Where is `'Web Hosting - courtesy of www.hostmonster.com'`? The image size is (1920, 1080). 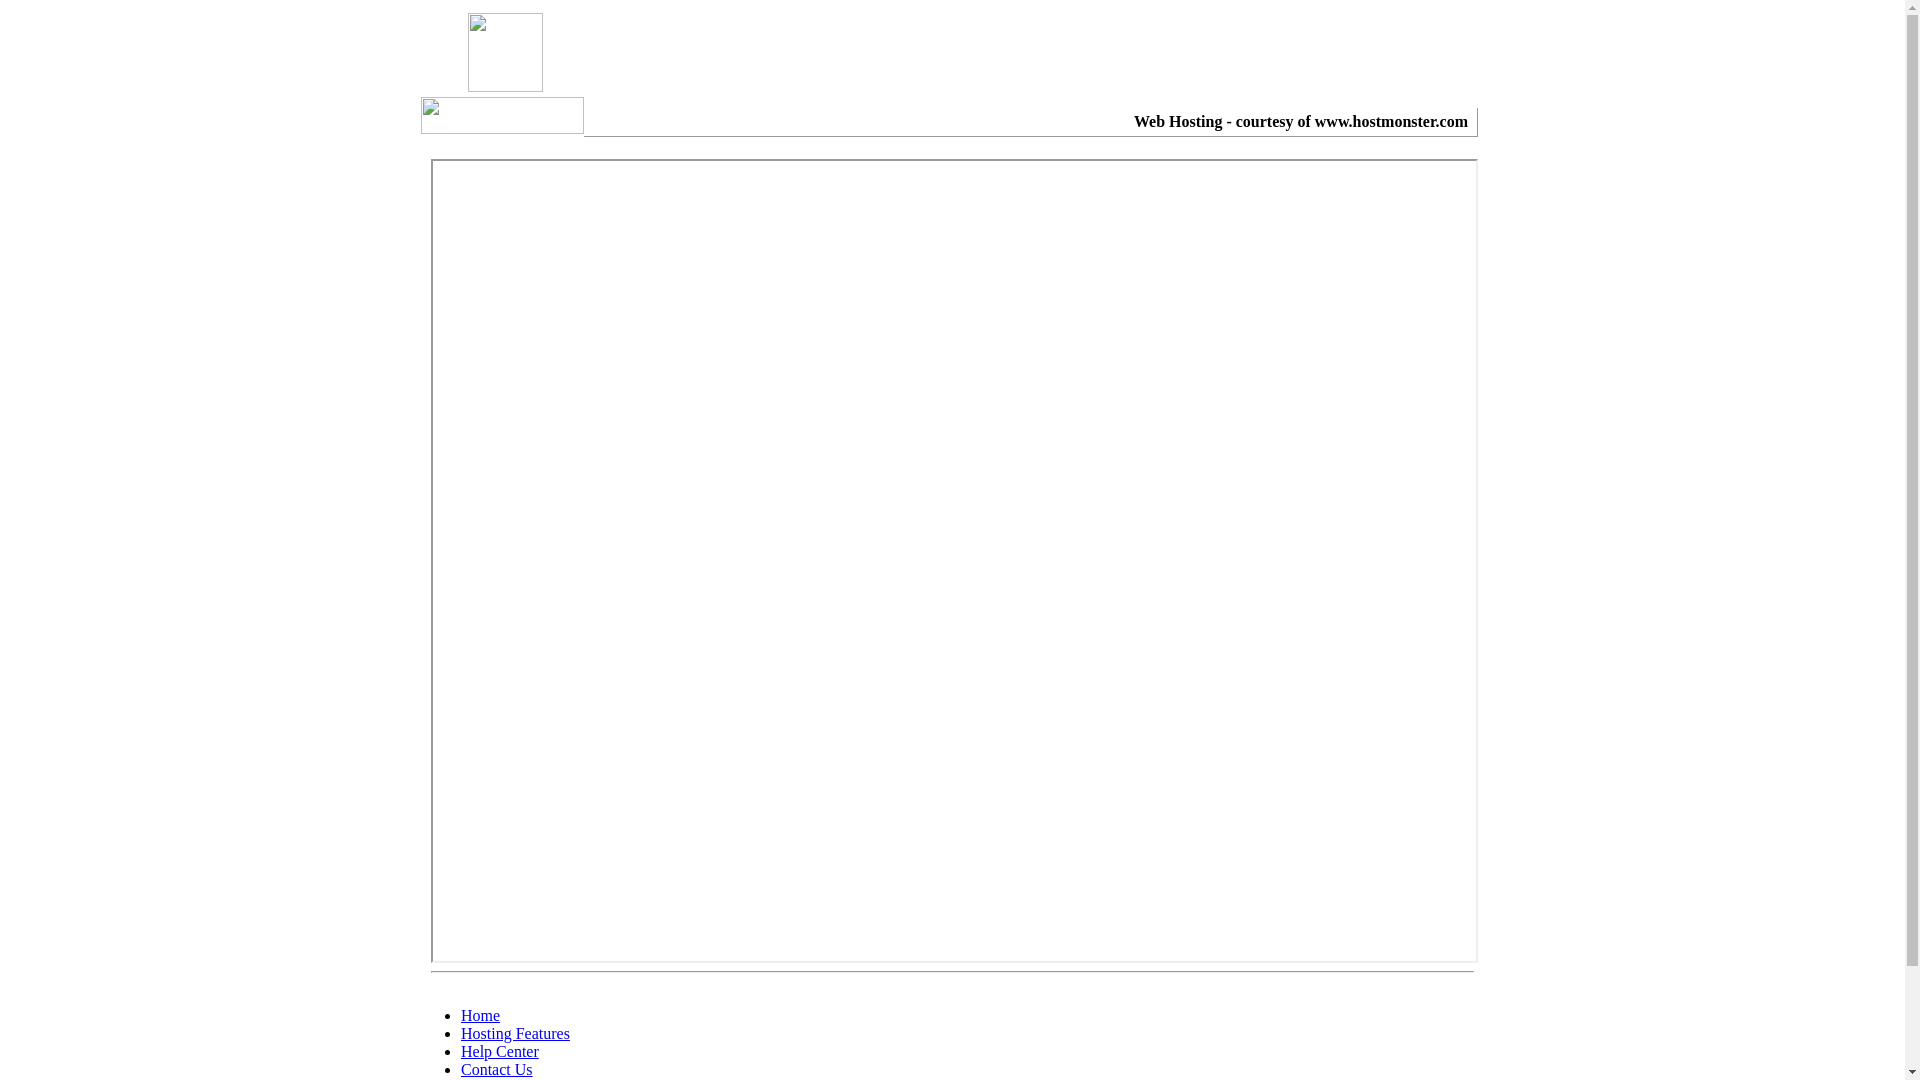 'Web Hosting - courtesy of www.hostmonster.com' is located at coordinates (1300, 121).